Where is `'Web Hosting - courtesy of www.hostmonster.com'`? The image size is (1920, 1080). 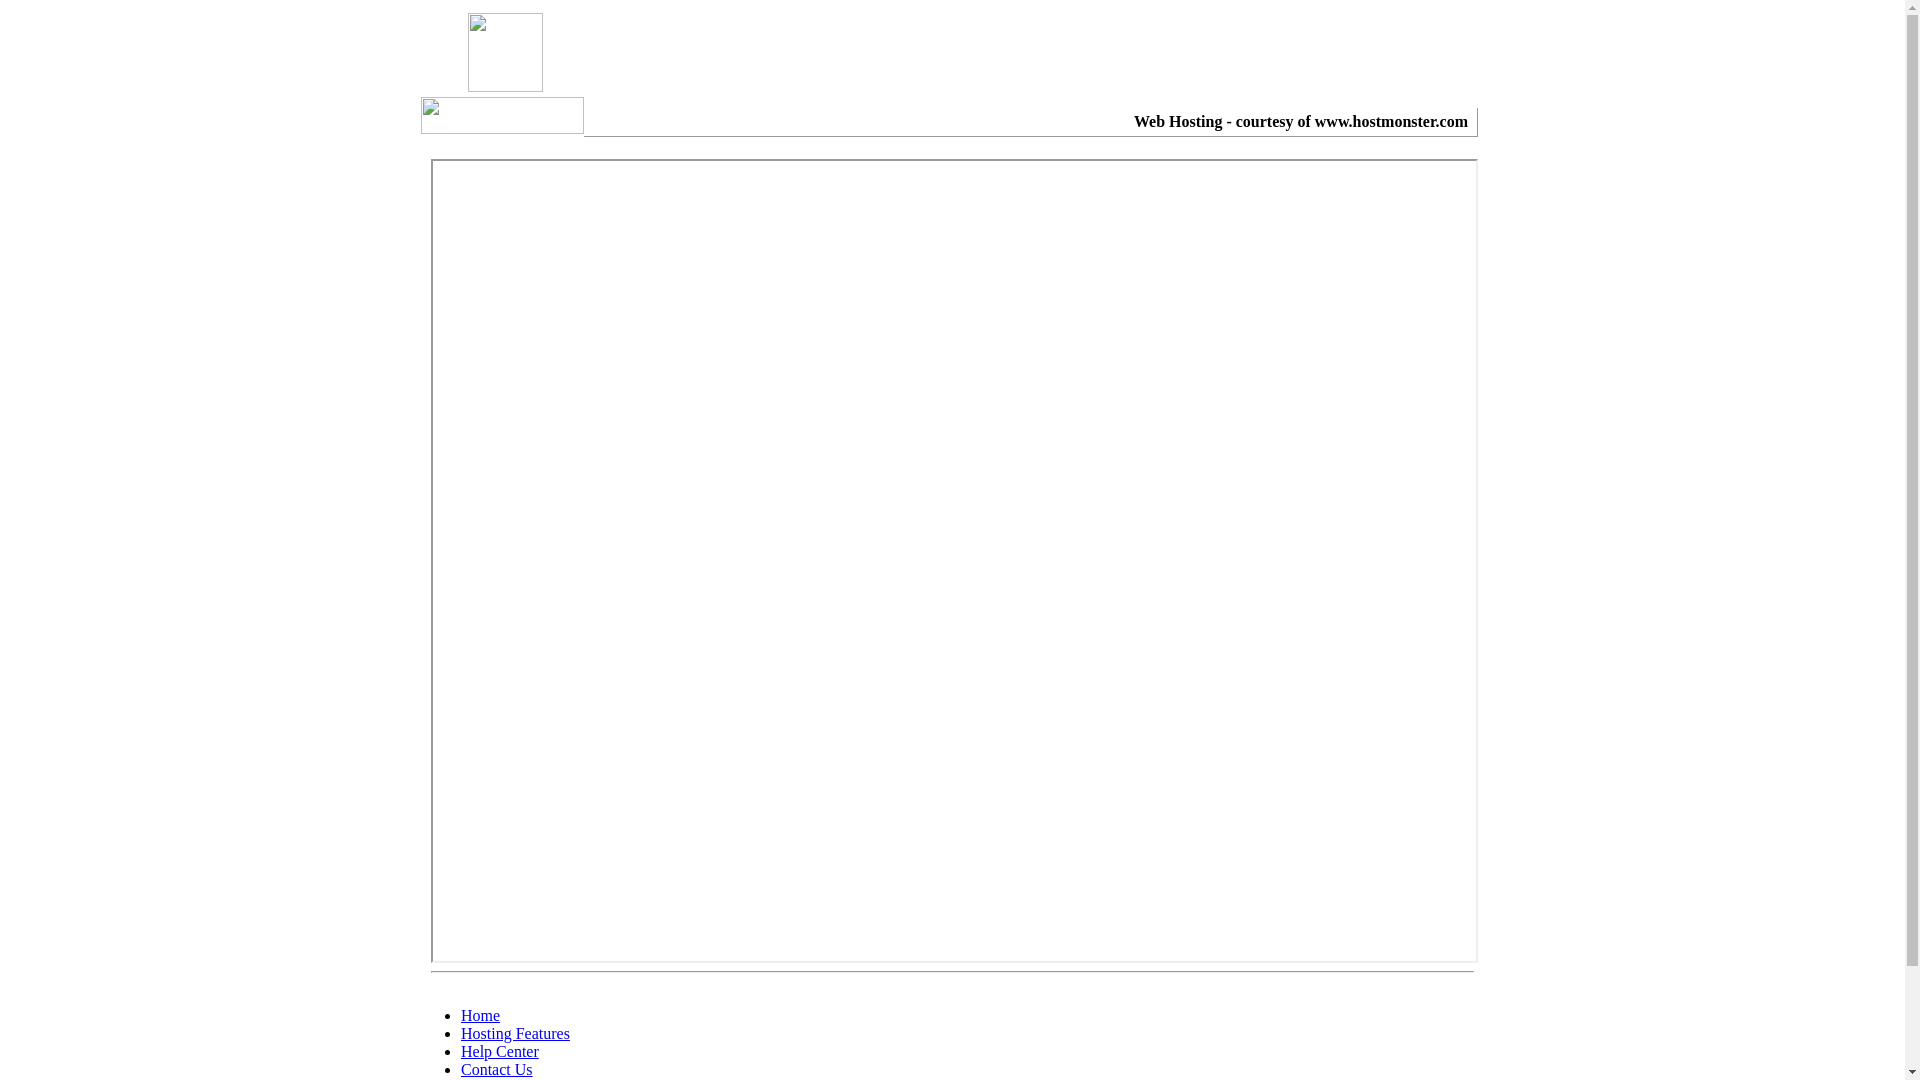 'Web Hosting - courtesy of www.hostmonster.com' is located at coordinates (1300, 121).